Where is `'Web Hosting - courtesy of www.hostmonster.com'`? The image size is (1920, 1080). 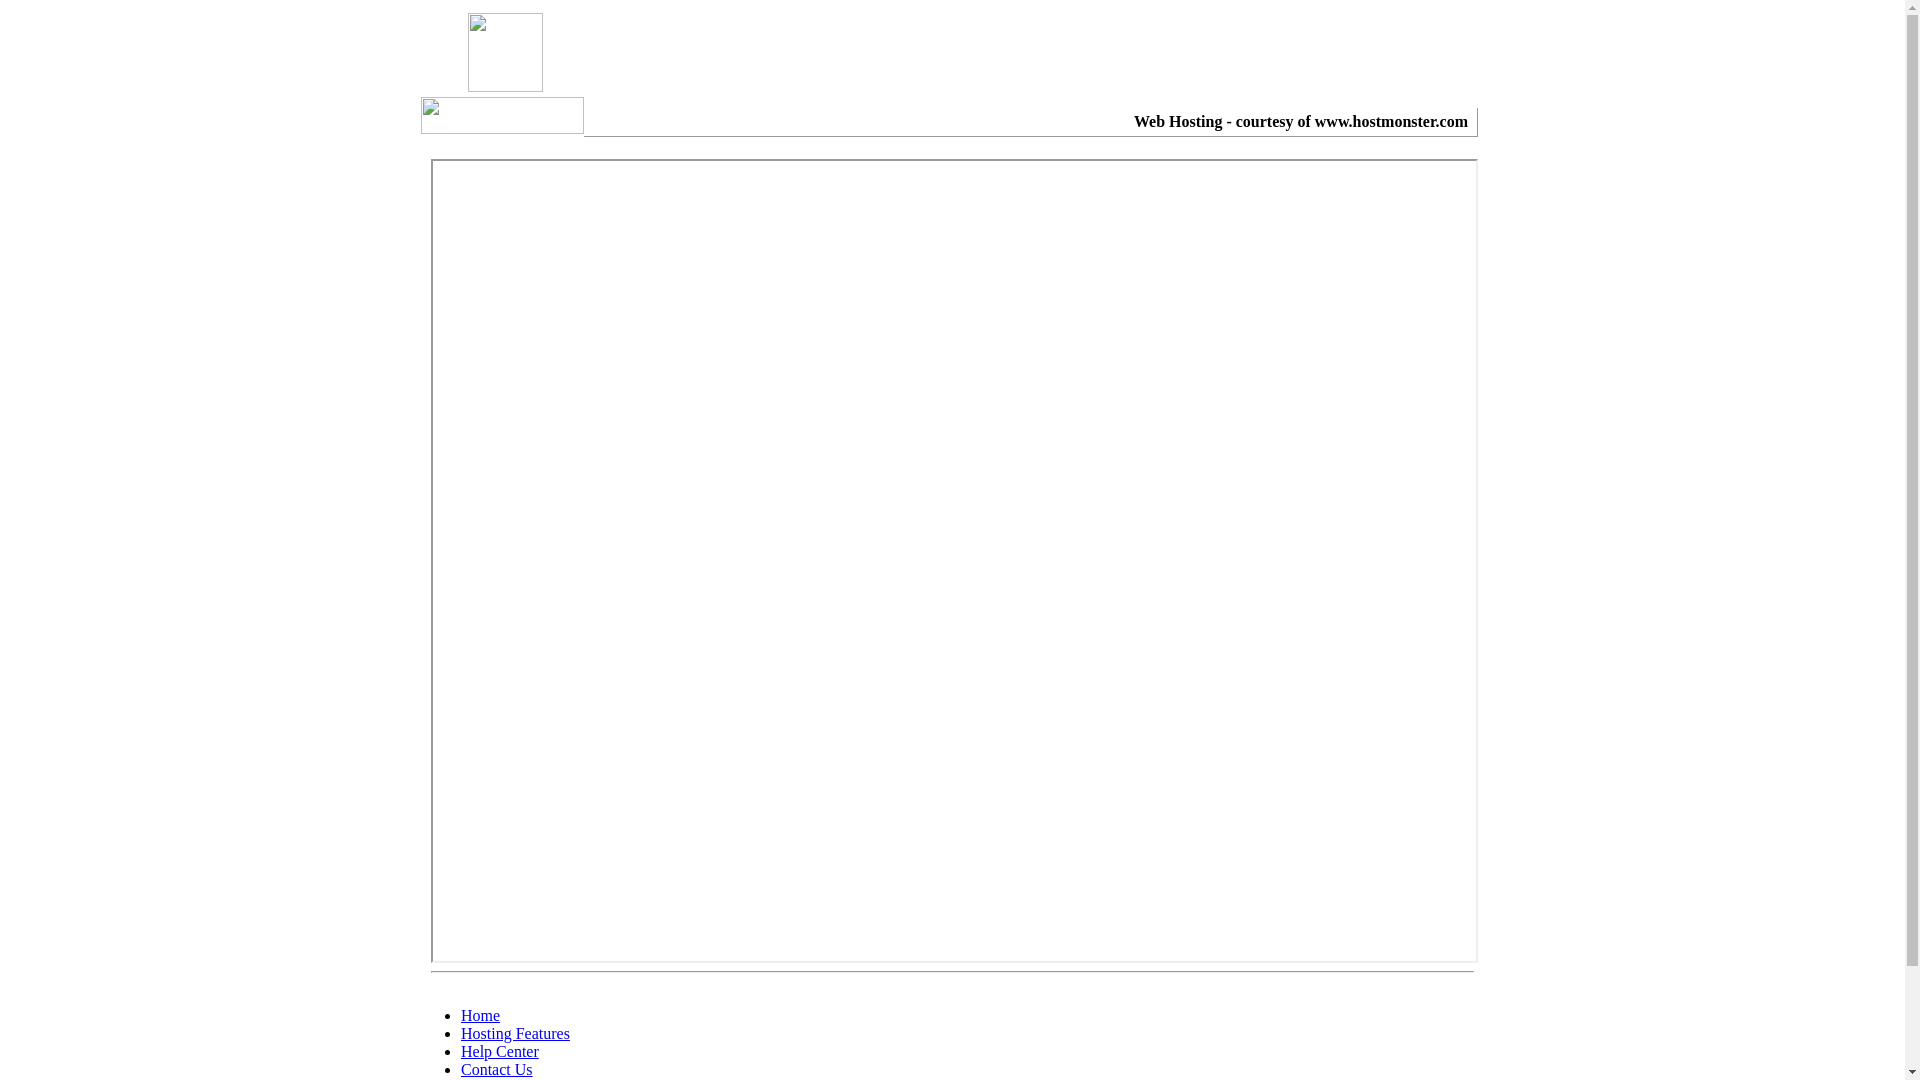 'Web Hosting - courtesy of www.hostmonster.com' is located at coordinates (1300, 121).